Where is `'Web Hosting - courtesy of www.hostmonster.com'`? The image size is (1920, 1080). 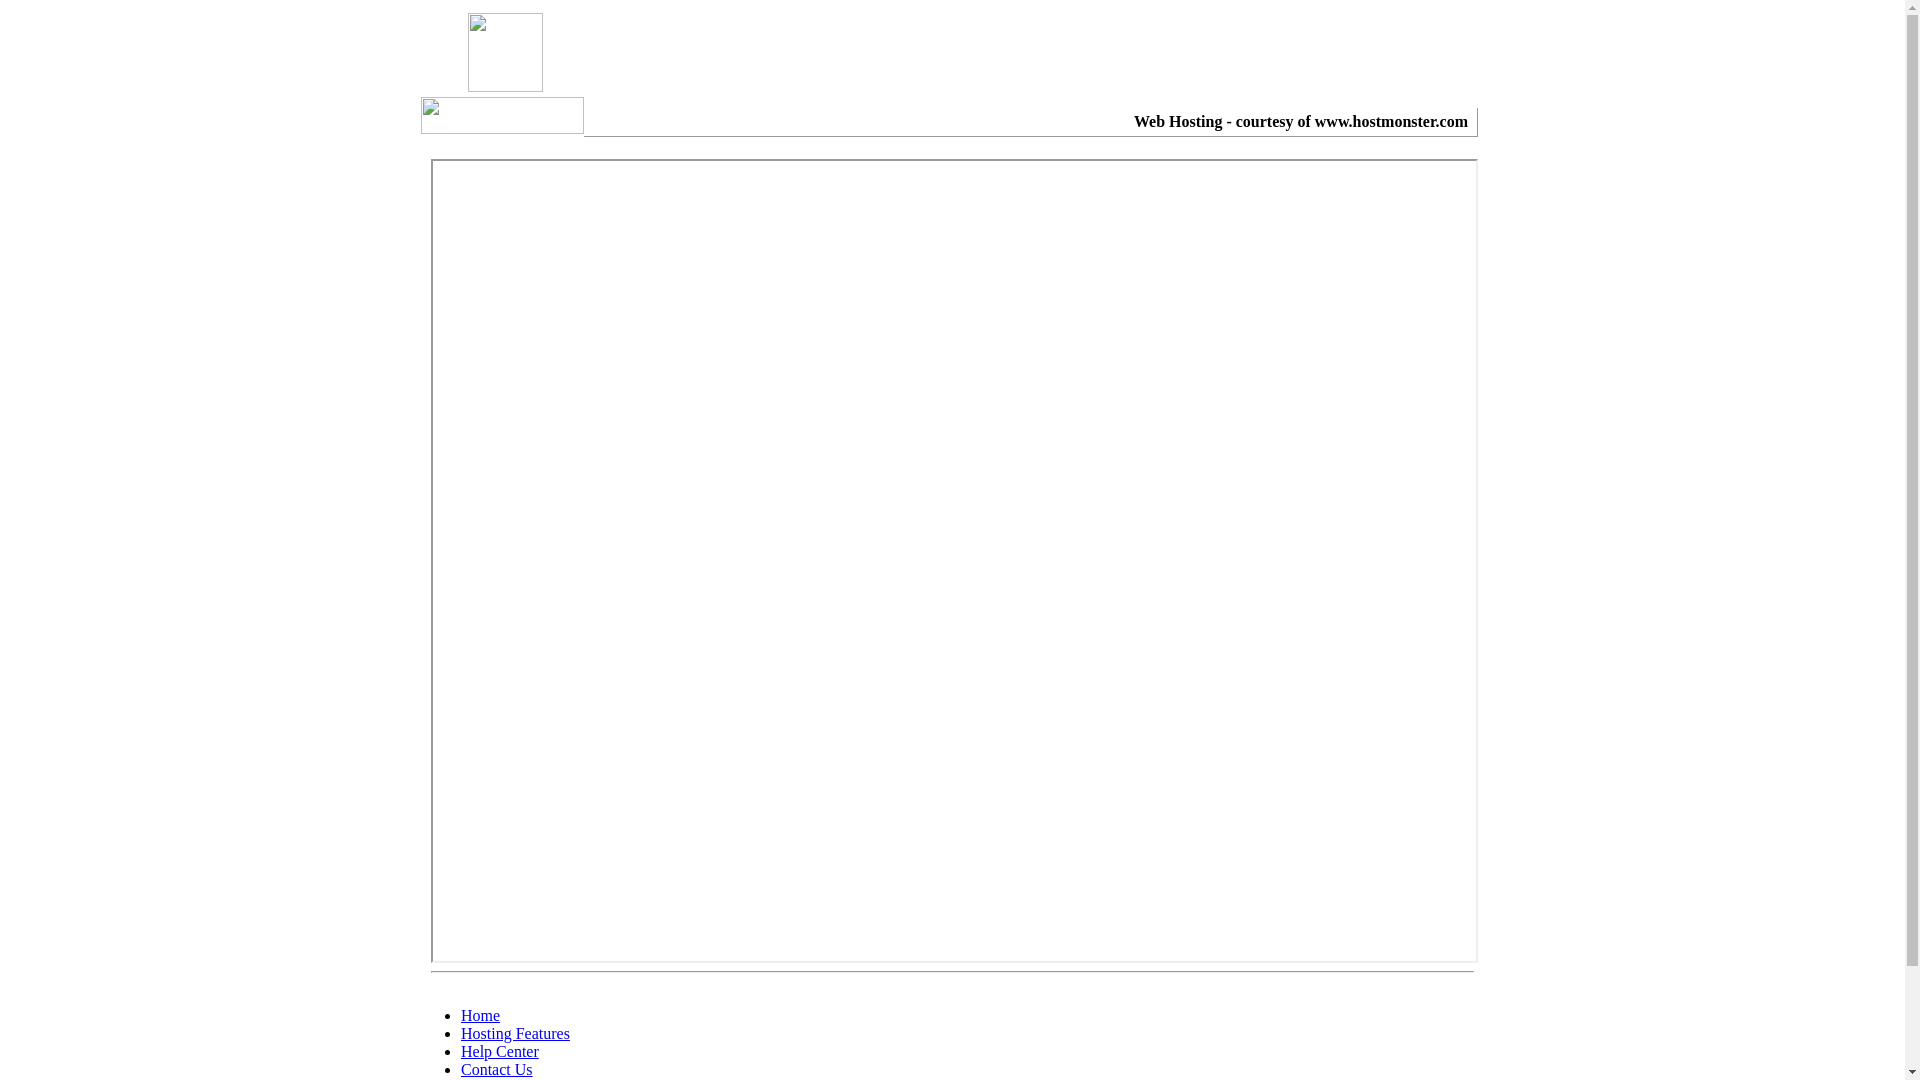 'Web Hosting - courtesy of www.hostmonster.com' is located at coordinates (1300, 121).